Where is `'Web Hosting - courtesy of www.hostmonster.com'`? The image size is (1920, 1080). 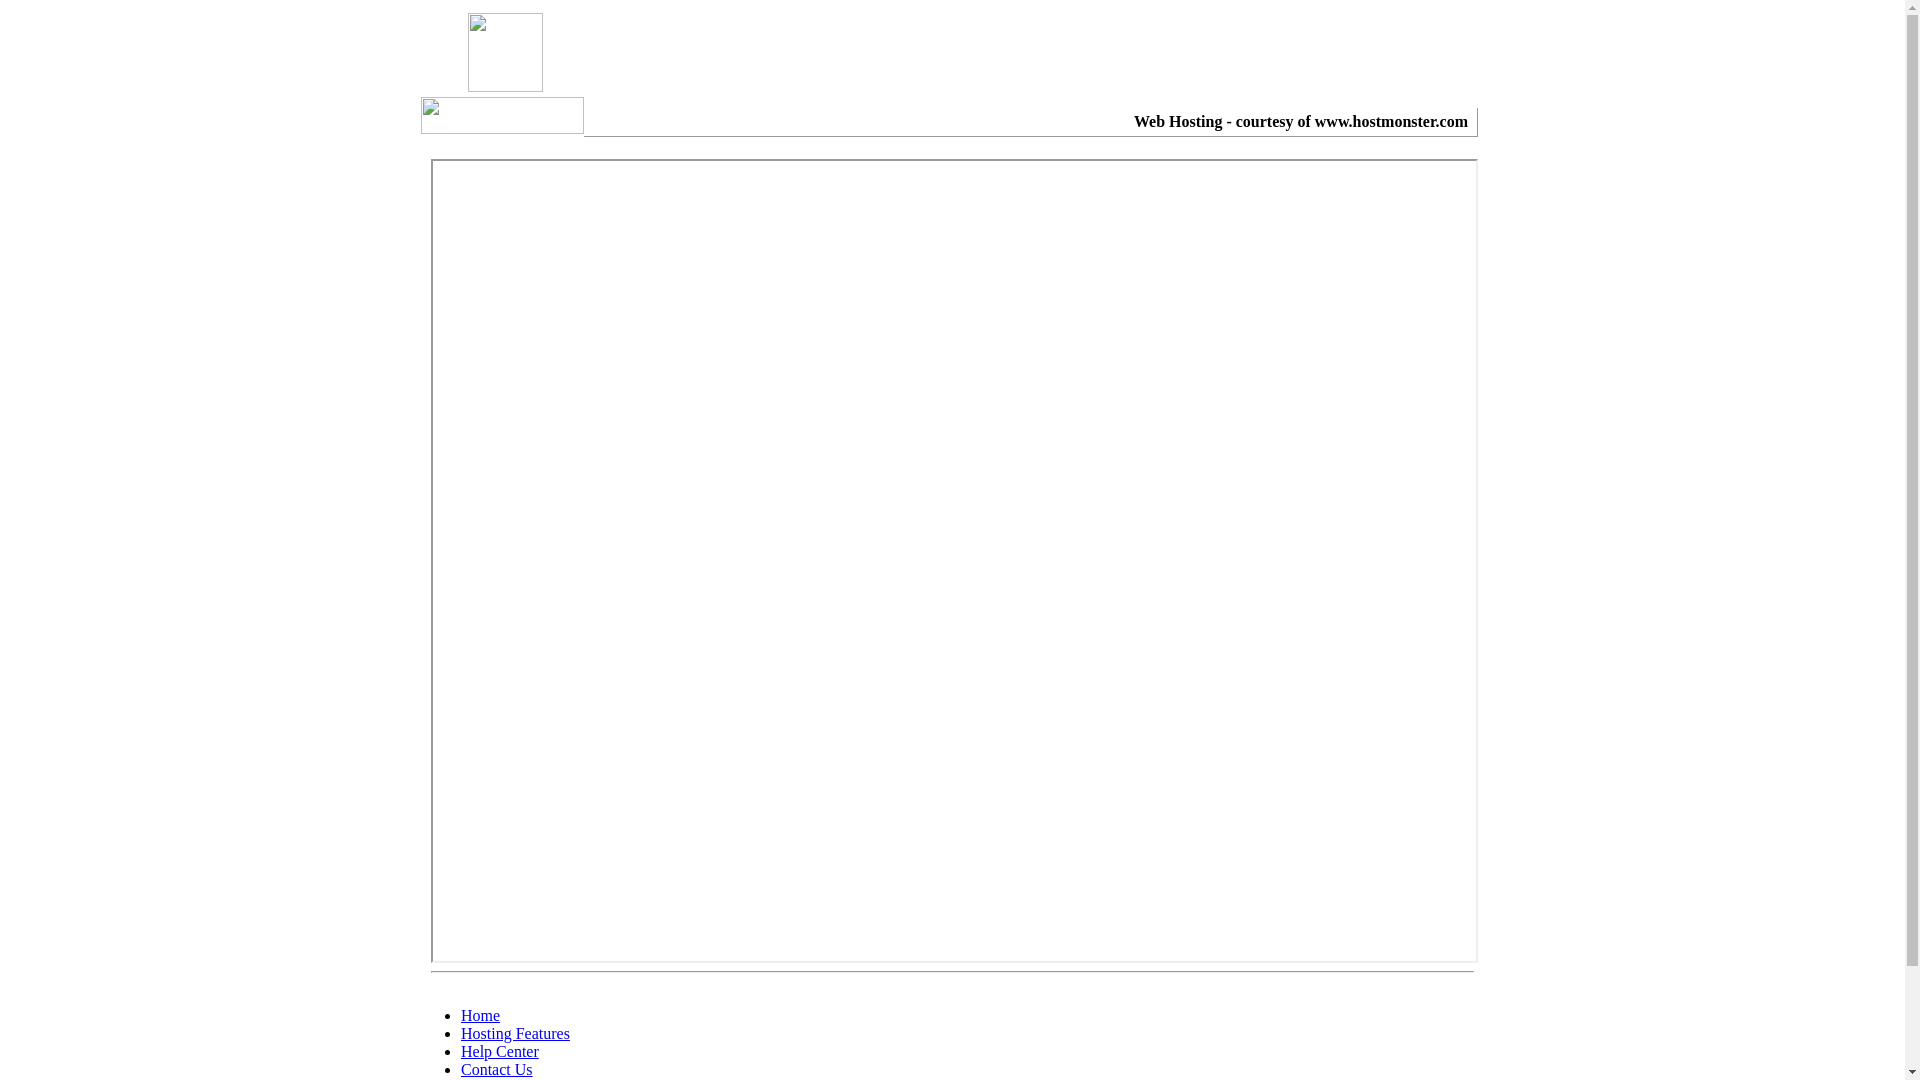 'Web Hosting - courtesy of www.hostmonster.com' is located at coordinates (1300, 121).